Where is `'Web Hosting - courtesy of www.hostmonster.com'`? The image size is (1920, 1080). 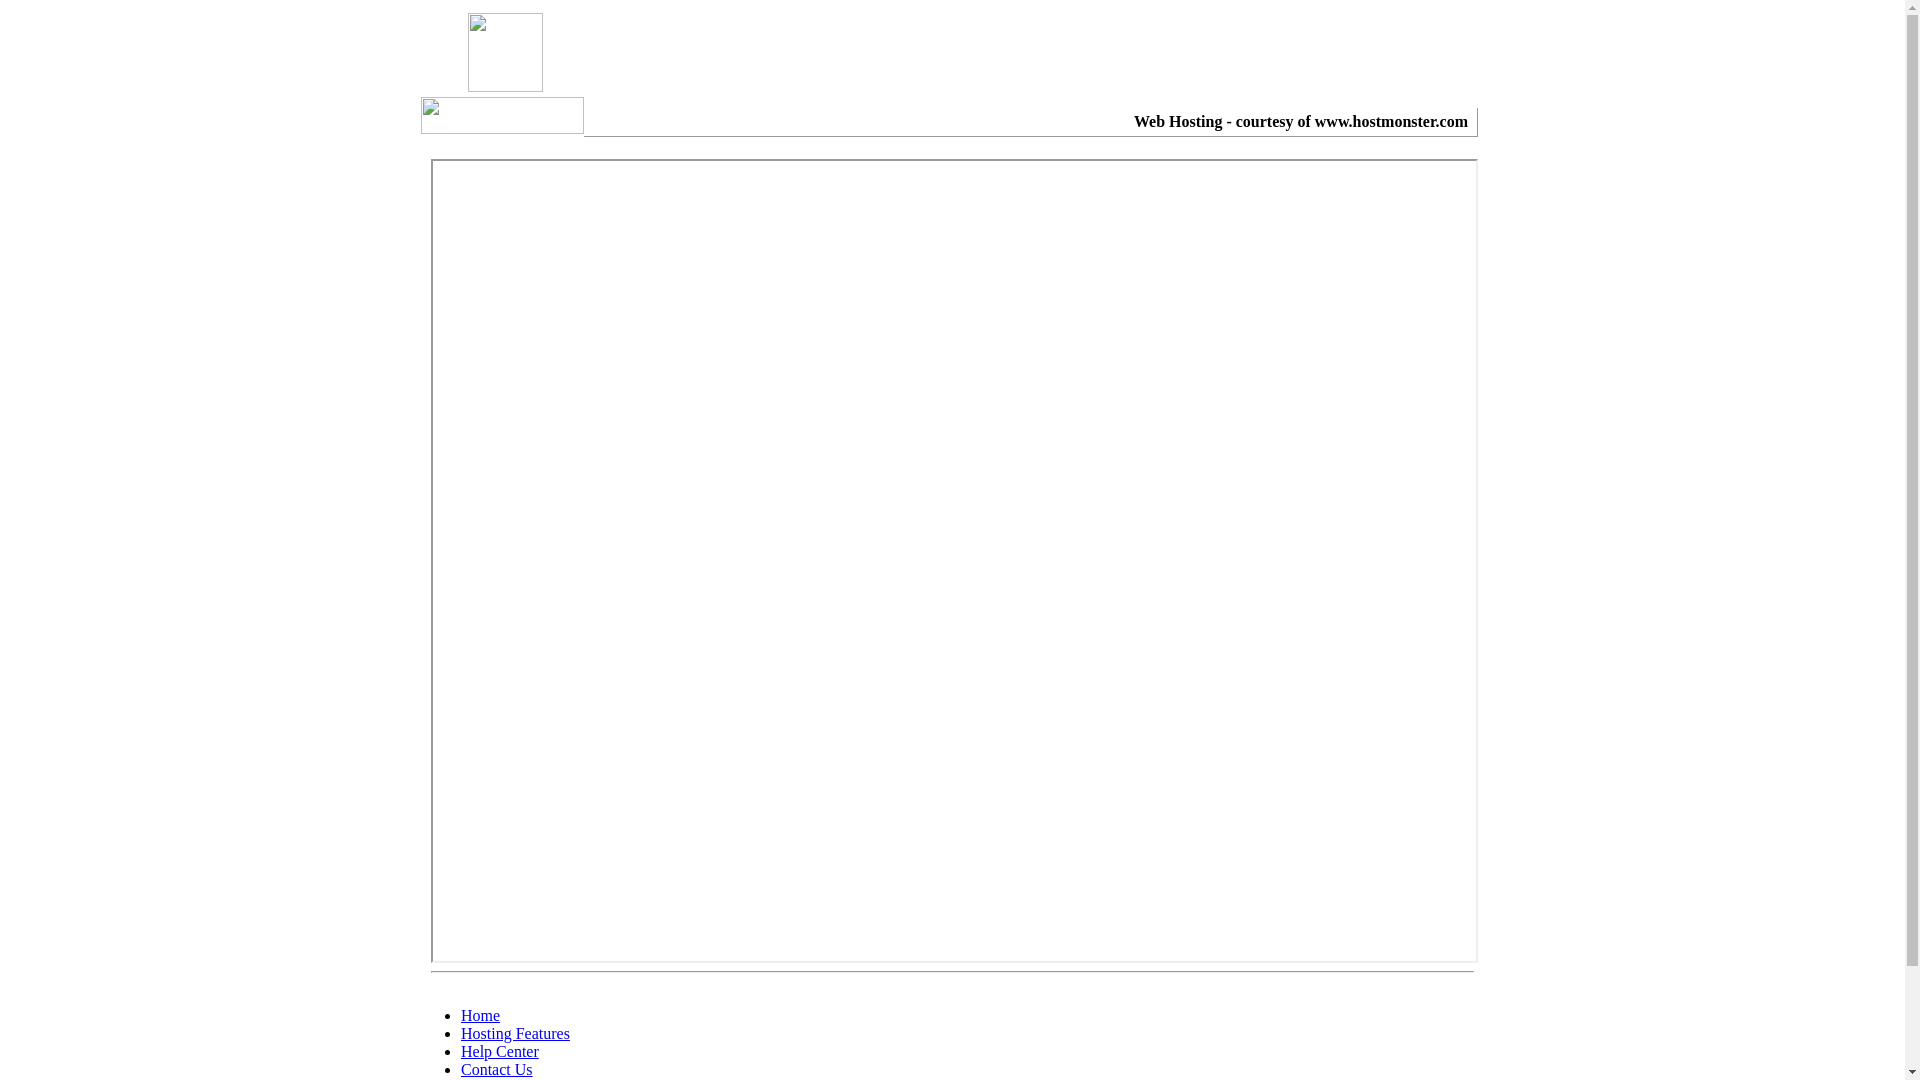 'Web Hosting - courtesy of www.hostmonster.com' is located at coordinates (1300, 121).